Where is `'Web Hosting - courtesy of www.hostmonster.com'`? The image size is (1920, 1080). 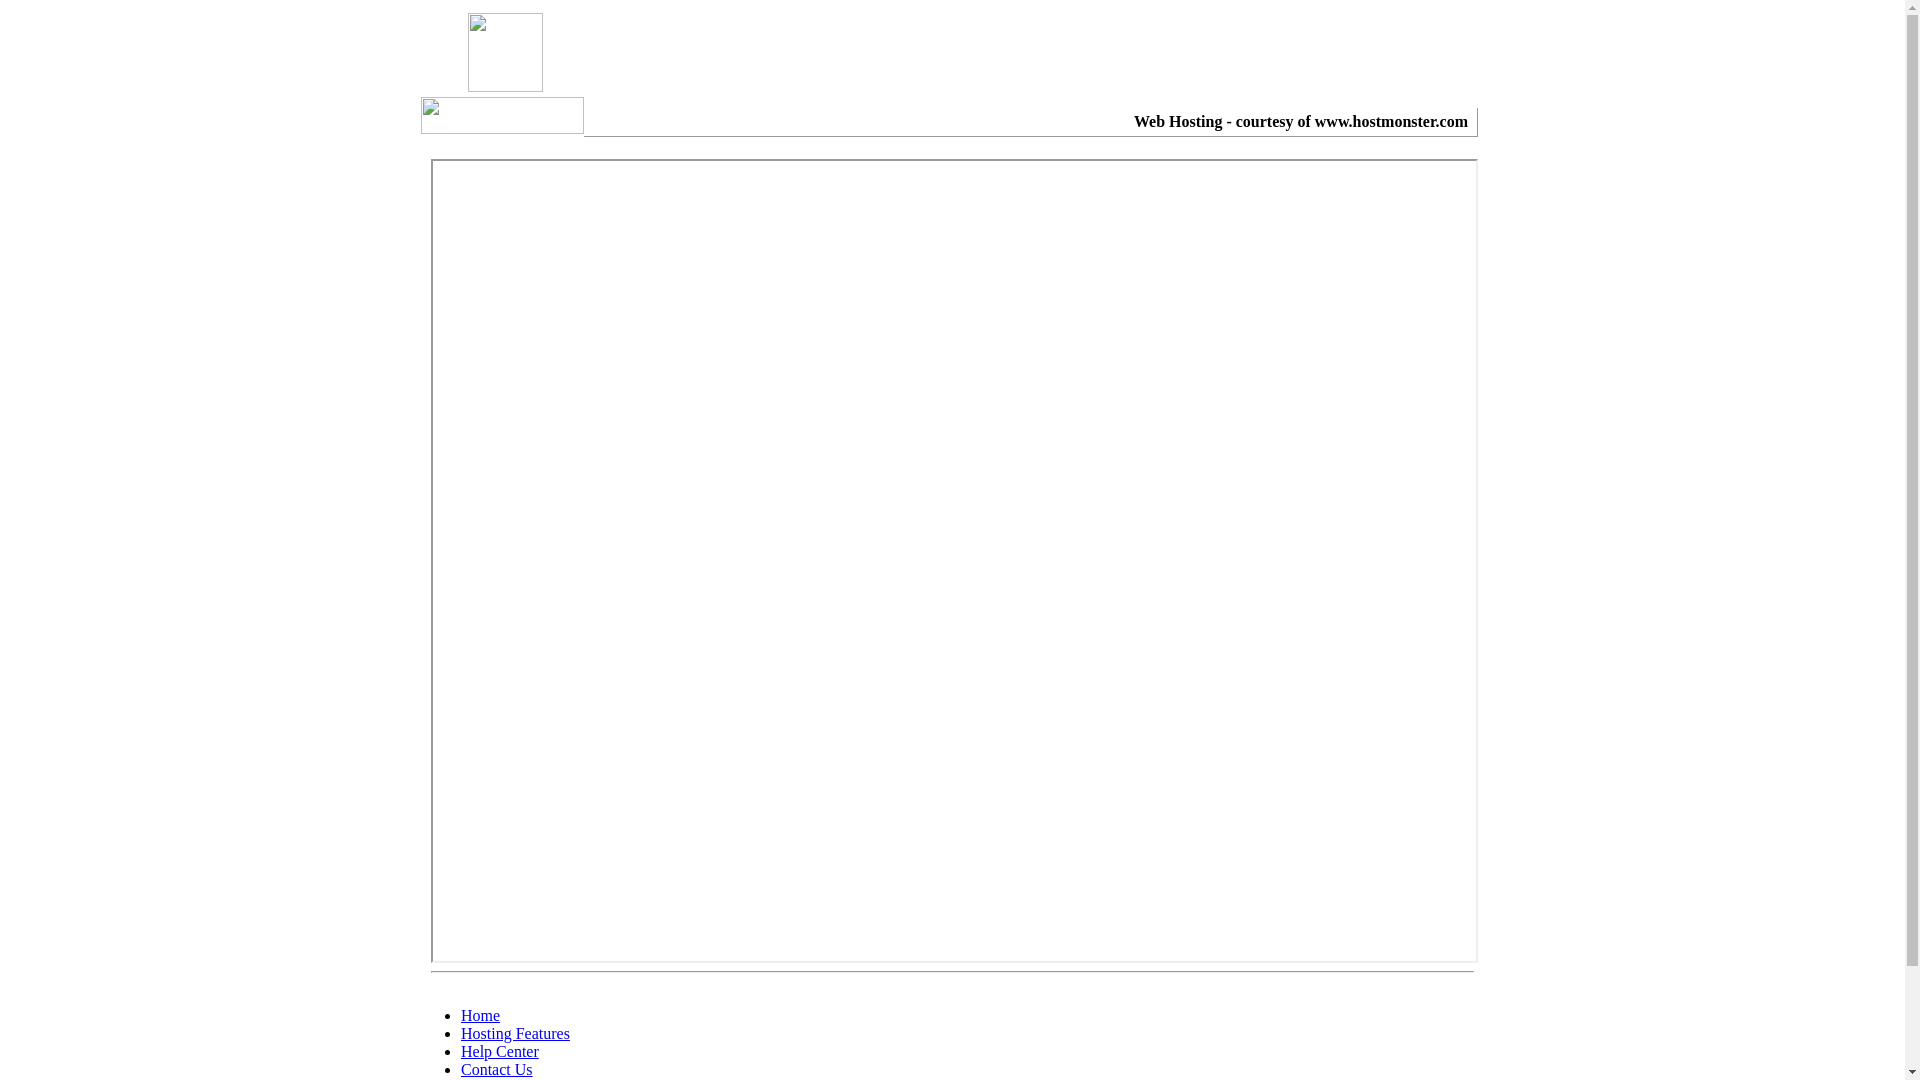 'Web Hosting - courtesy of www.hostmonster.com' is located at coordinates (1300, 121).